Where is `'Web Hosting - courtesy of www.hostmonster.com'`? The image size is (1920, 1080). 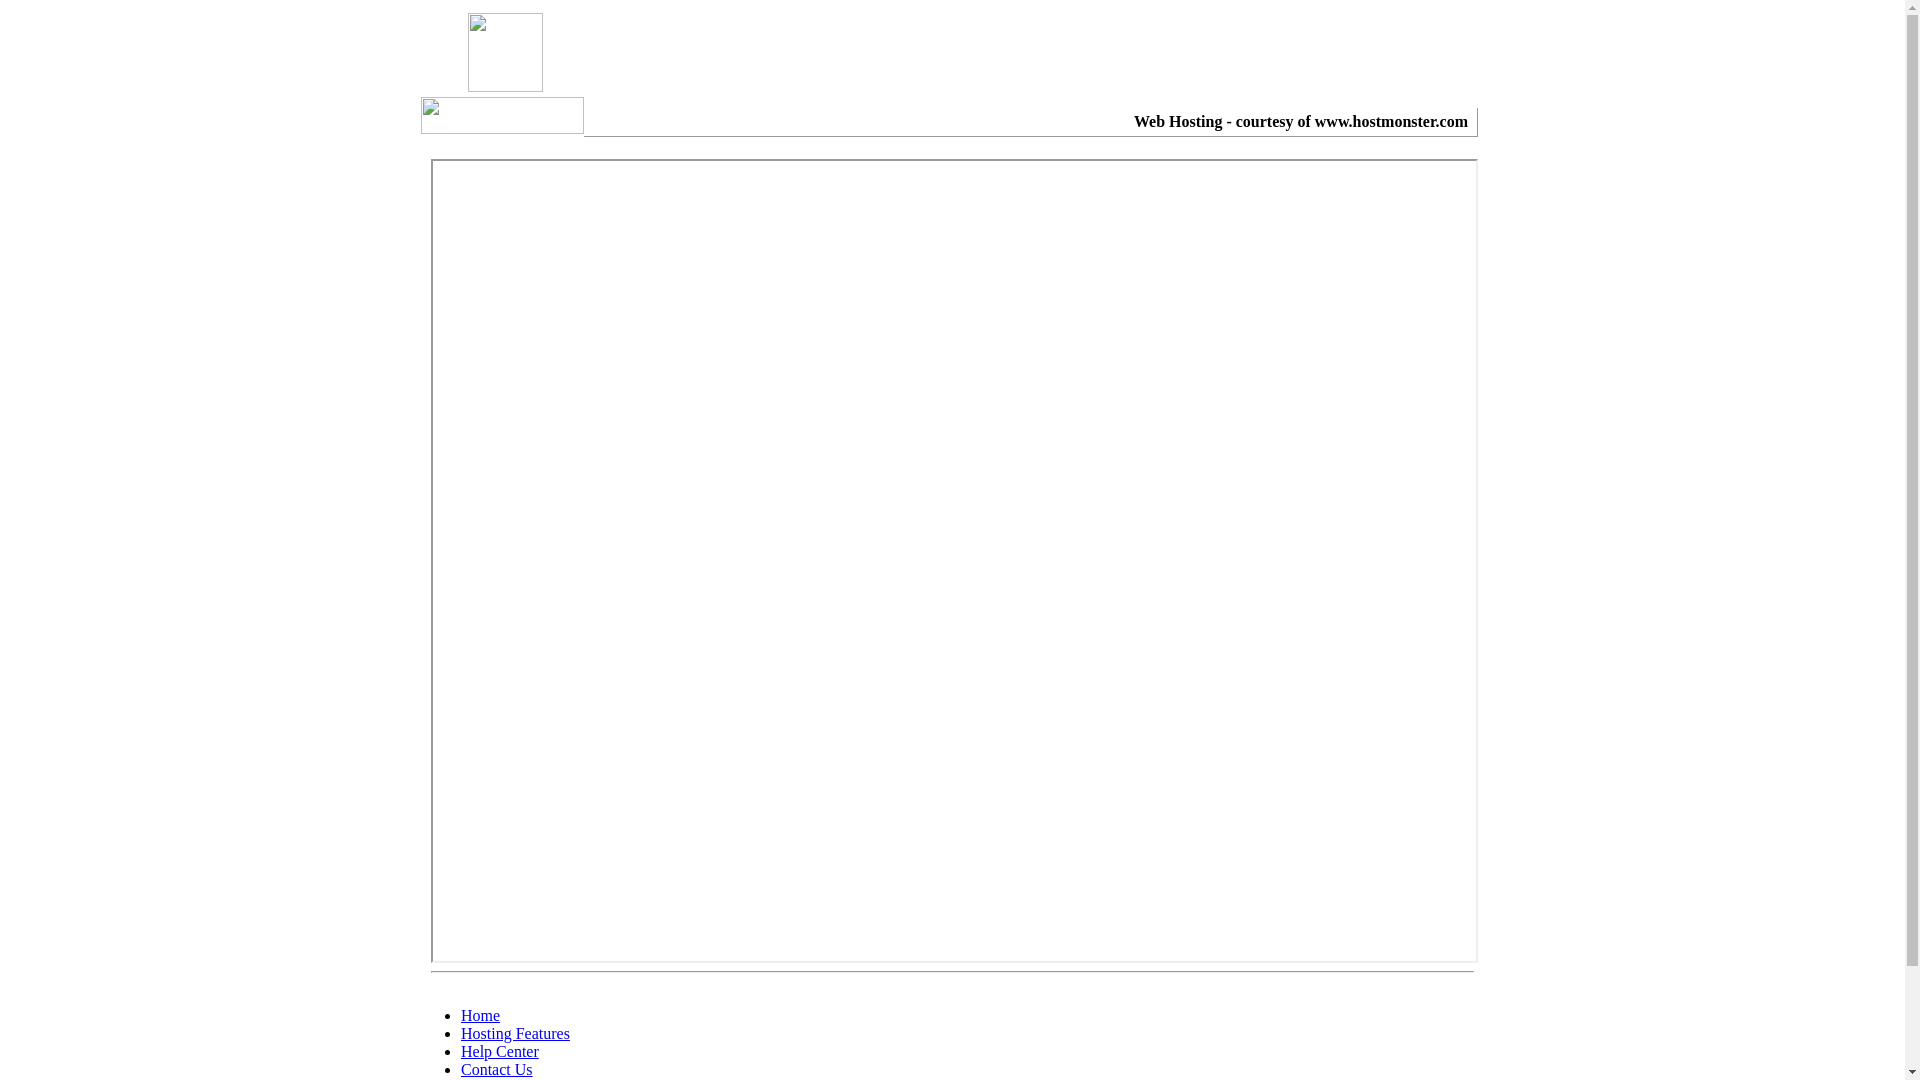 'Web Hosting - courtesy of www.hostmonster.com' is located at coordinates (1300, 121).